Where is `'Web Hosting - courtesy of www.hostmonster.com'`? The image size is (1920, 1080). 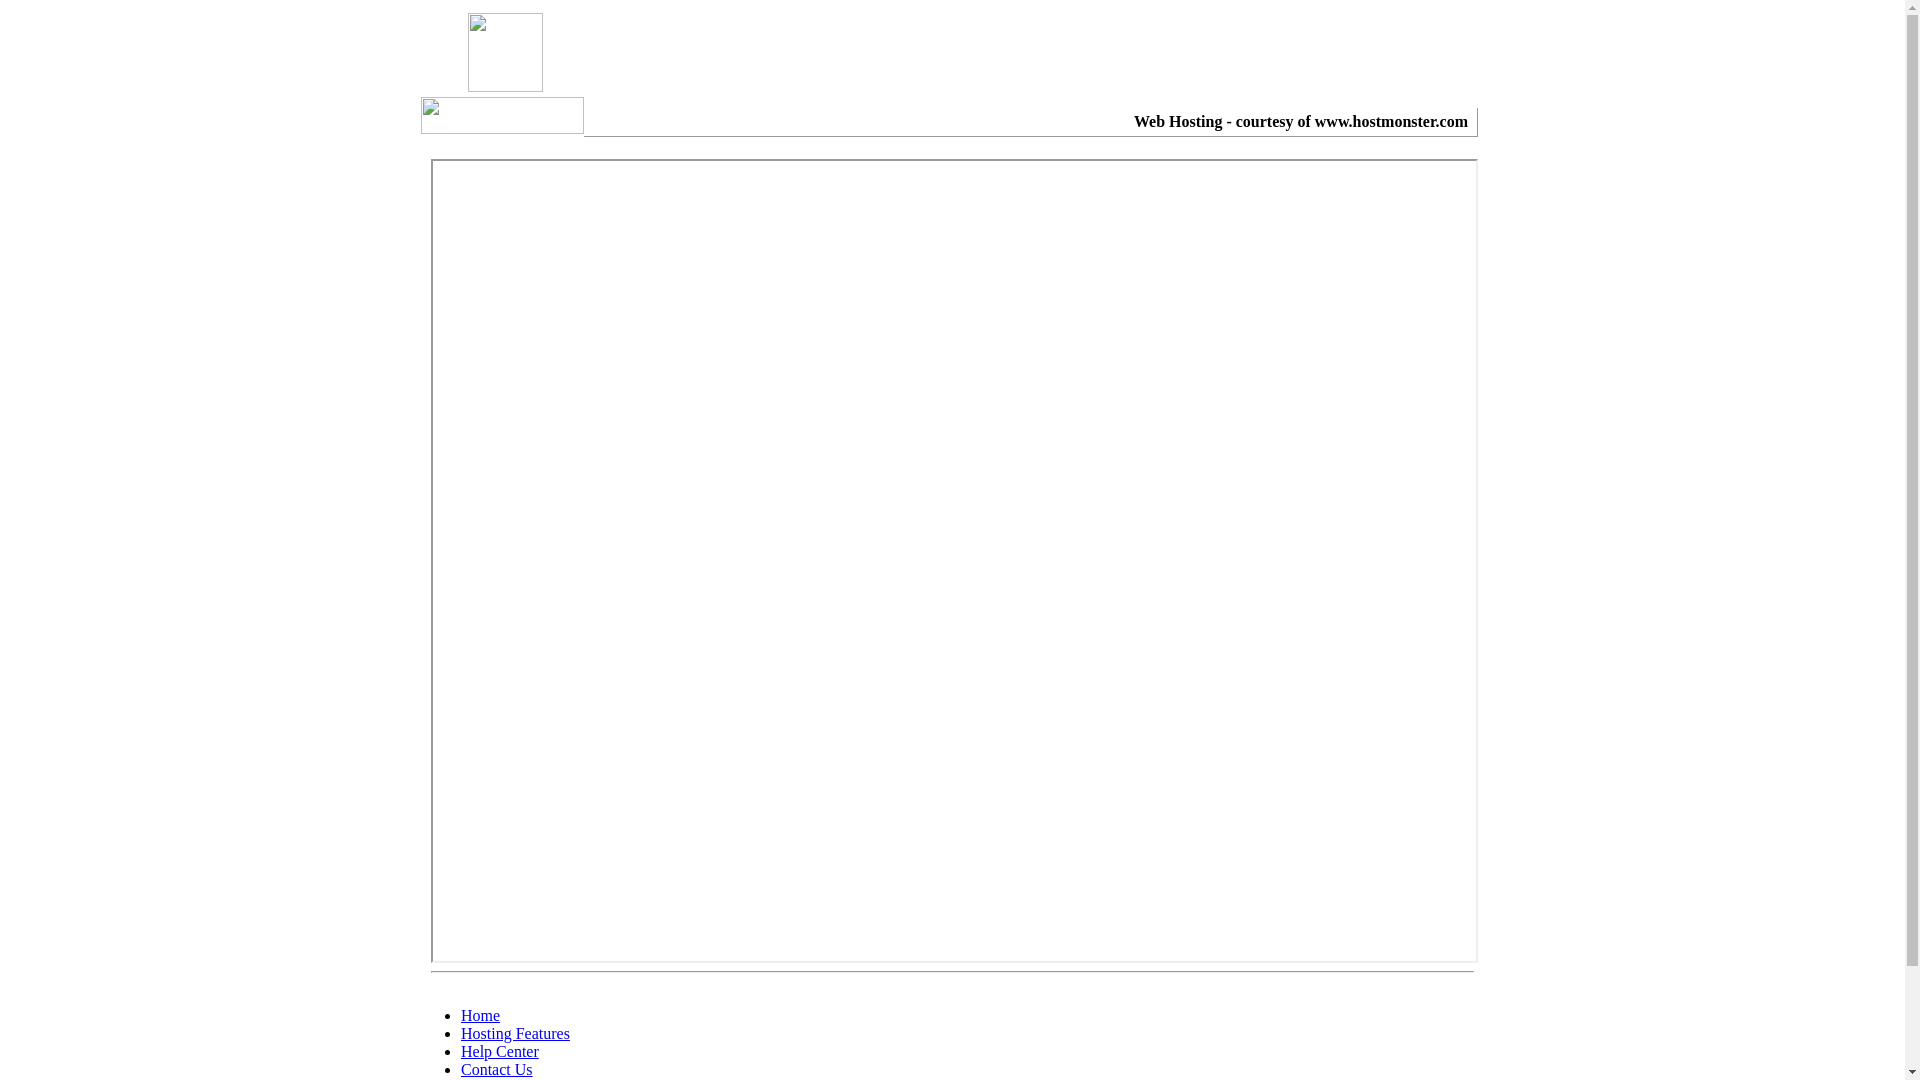 'Web Hosting - courtesy of www.hostmonster.com' is located at coordinates (1300, 121).